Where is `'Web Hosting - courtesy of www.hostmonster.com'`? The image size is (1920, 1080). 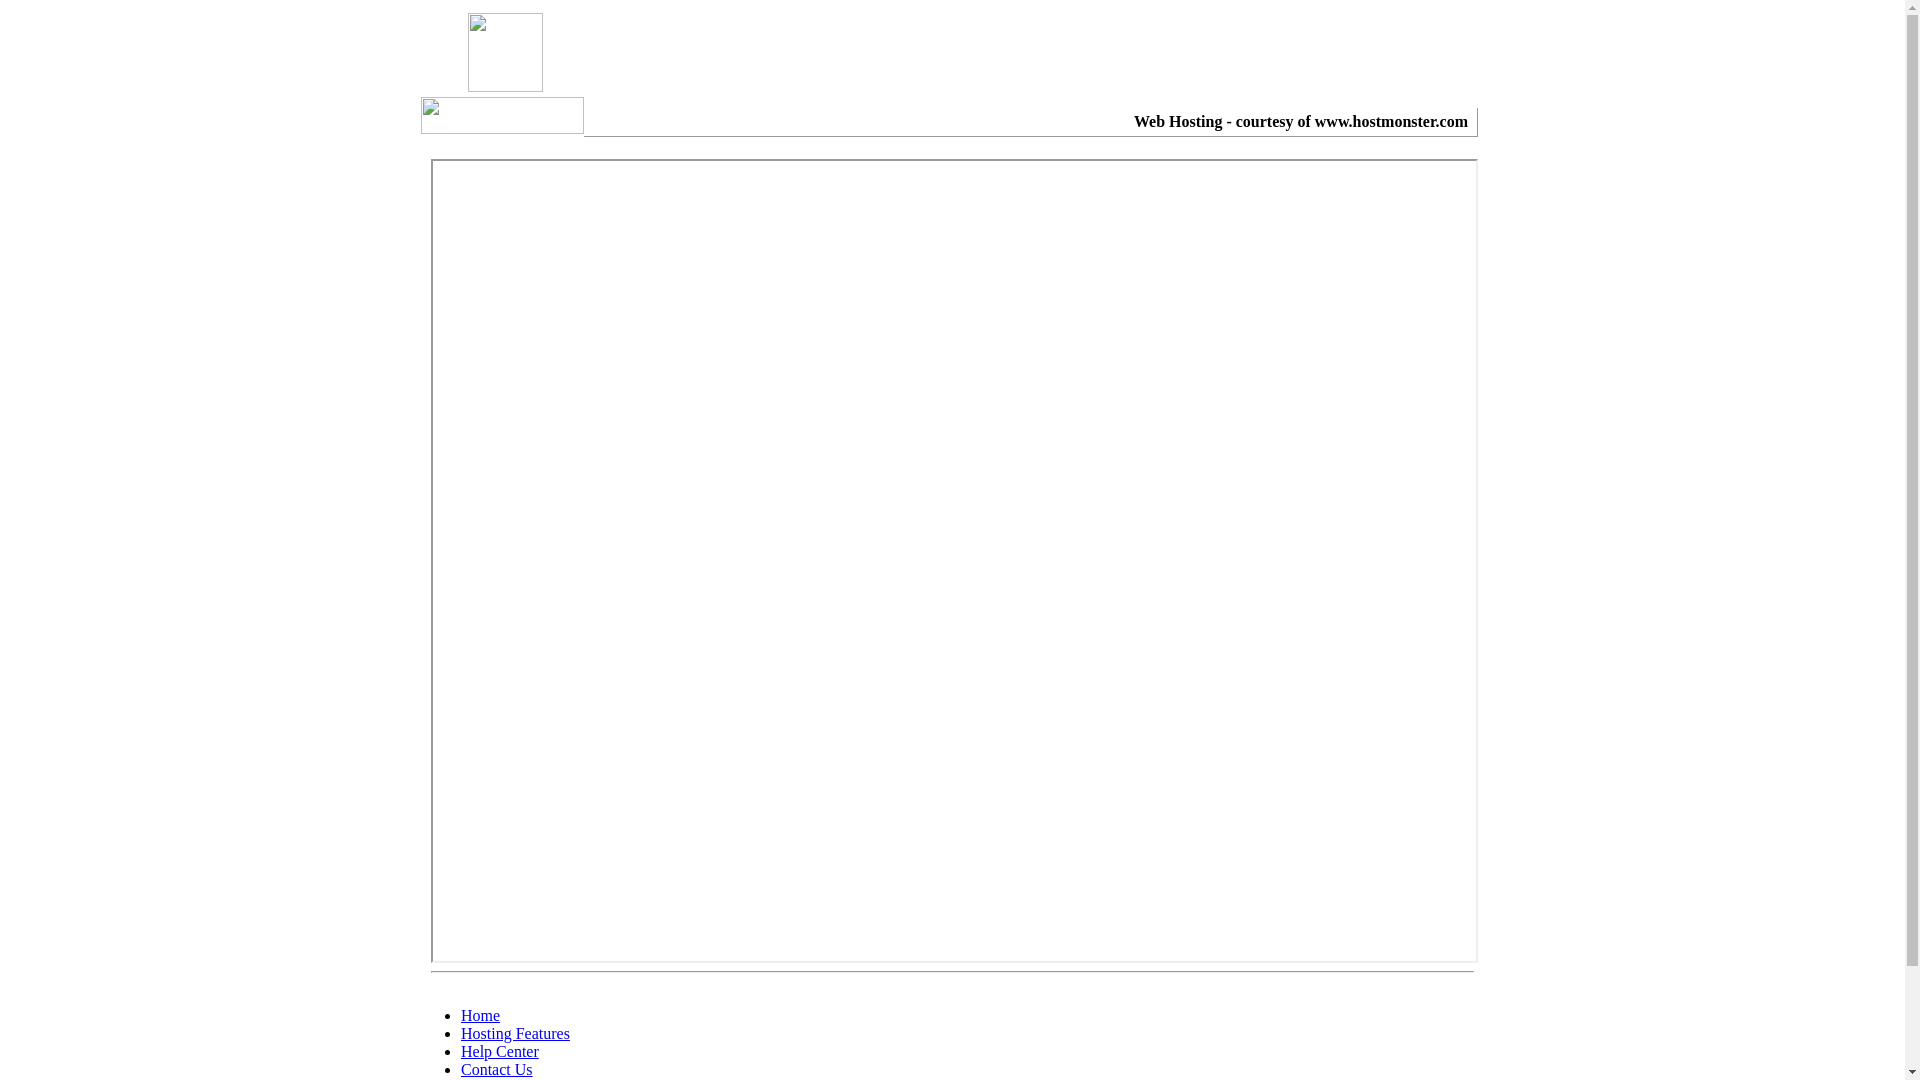 'Web Hosting - courtesy of www.hostmonster.com' is located at coordinates (1300, 121).